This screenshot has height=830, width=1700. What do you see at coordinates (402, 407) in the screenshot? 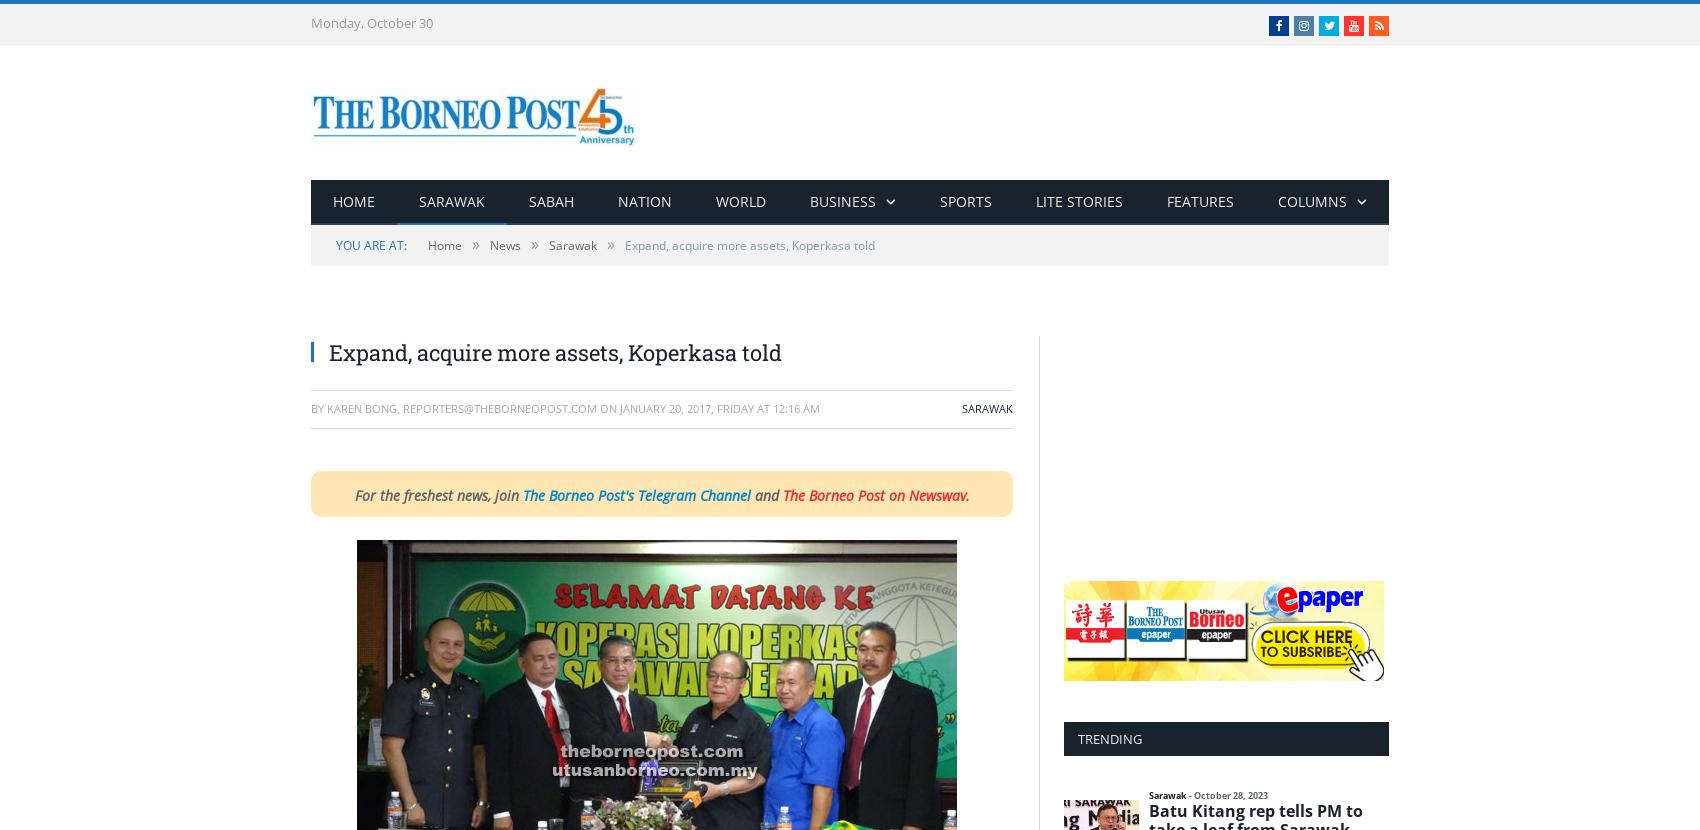
I see `'reporters@theborneopost.com'` at bounding box center [402, 407].